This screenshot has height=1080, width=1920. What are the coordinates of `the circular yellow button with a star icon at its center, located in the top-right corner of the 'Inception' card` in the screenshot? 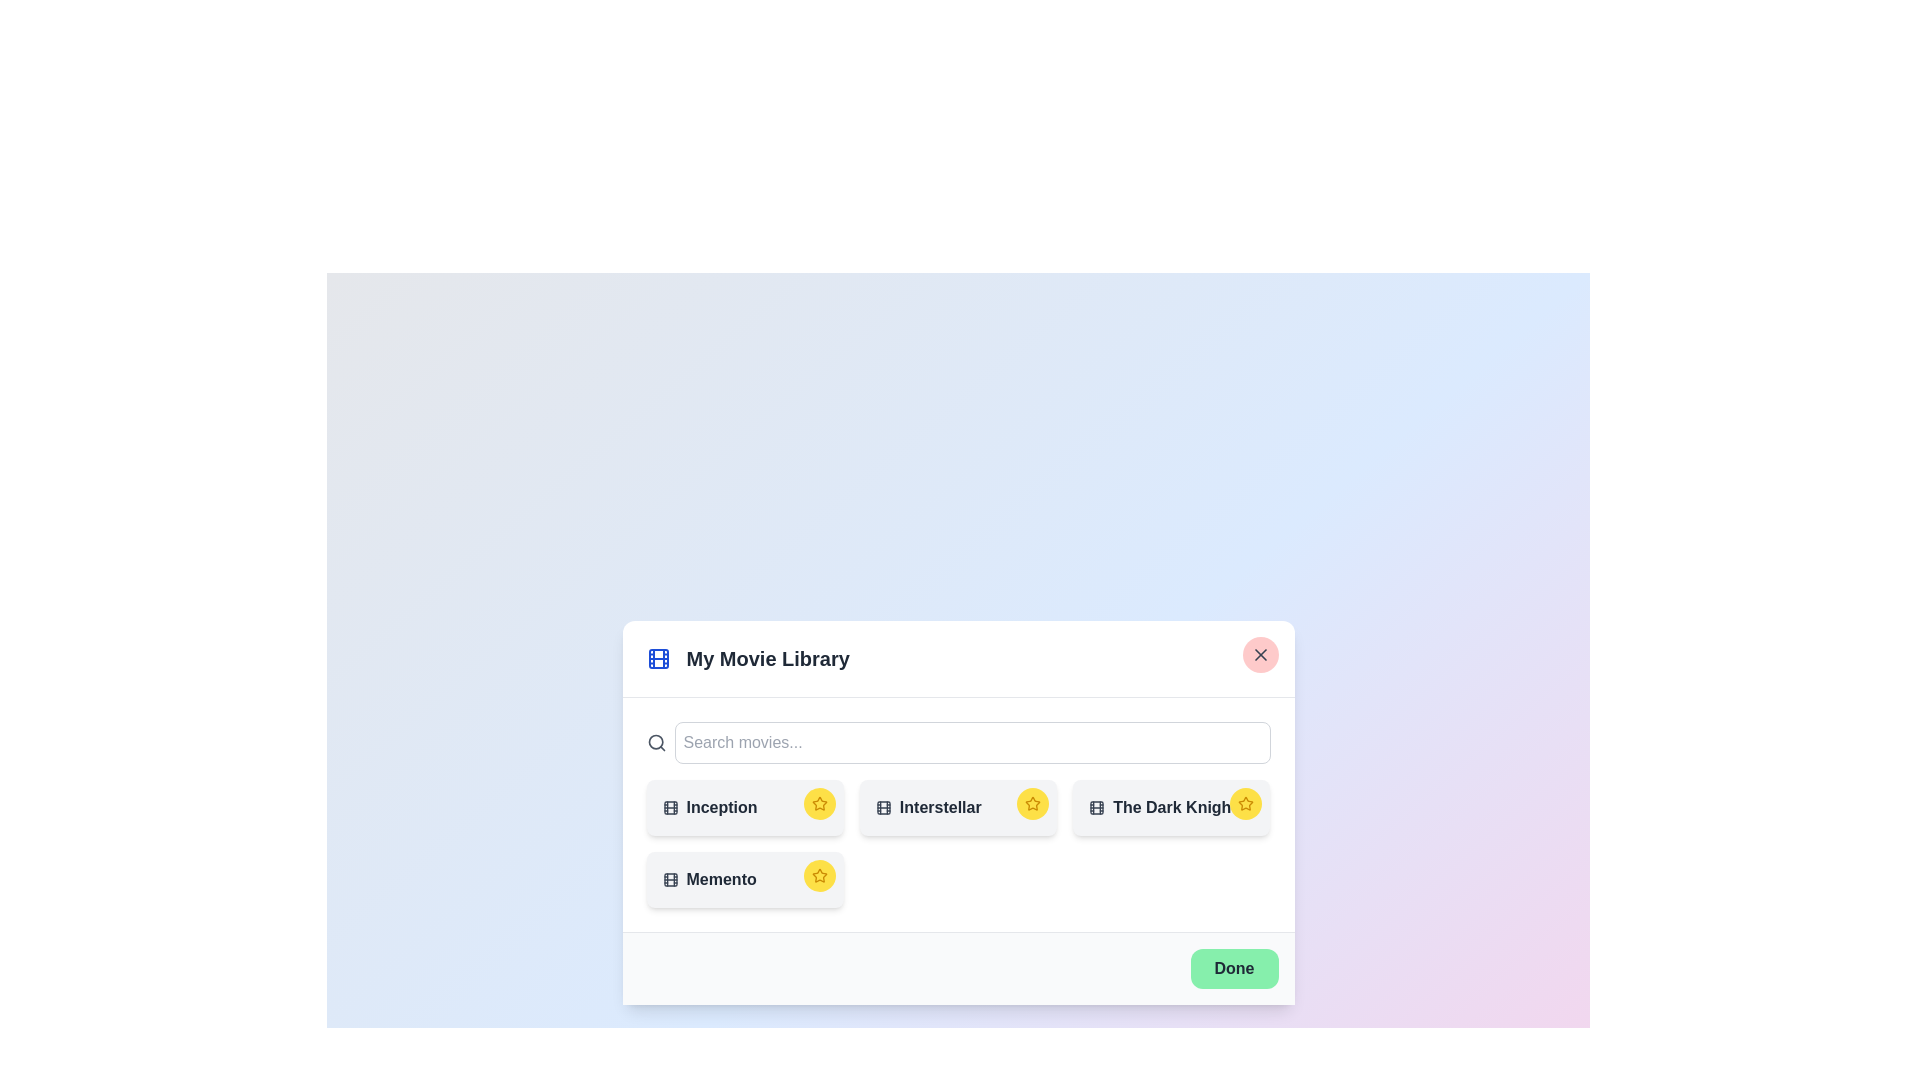 It's located at (819, 802).